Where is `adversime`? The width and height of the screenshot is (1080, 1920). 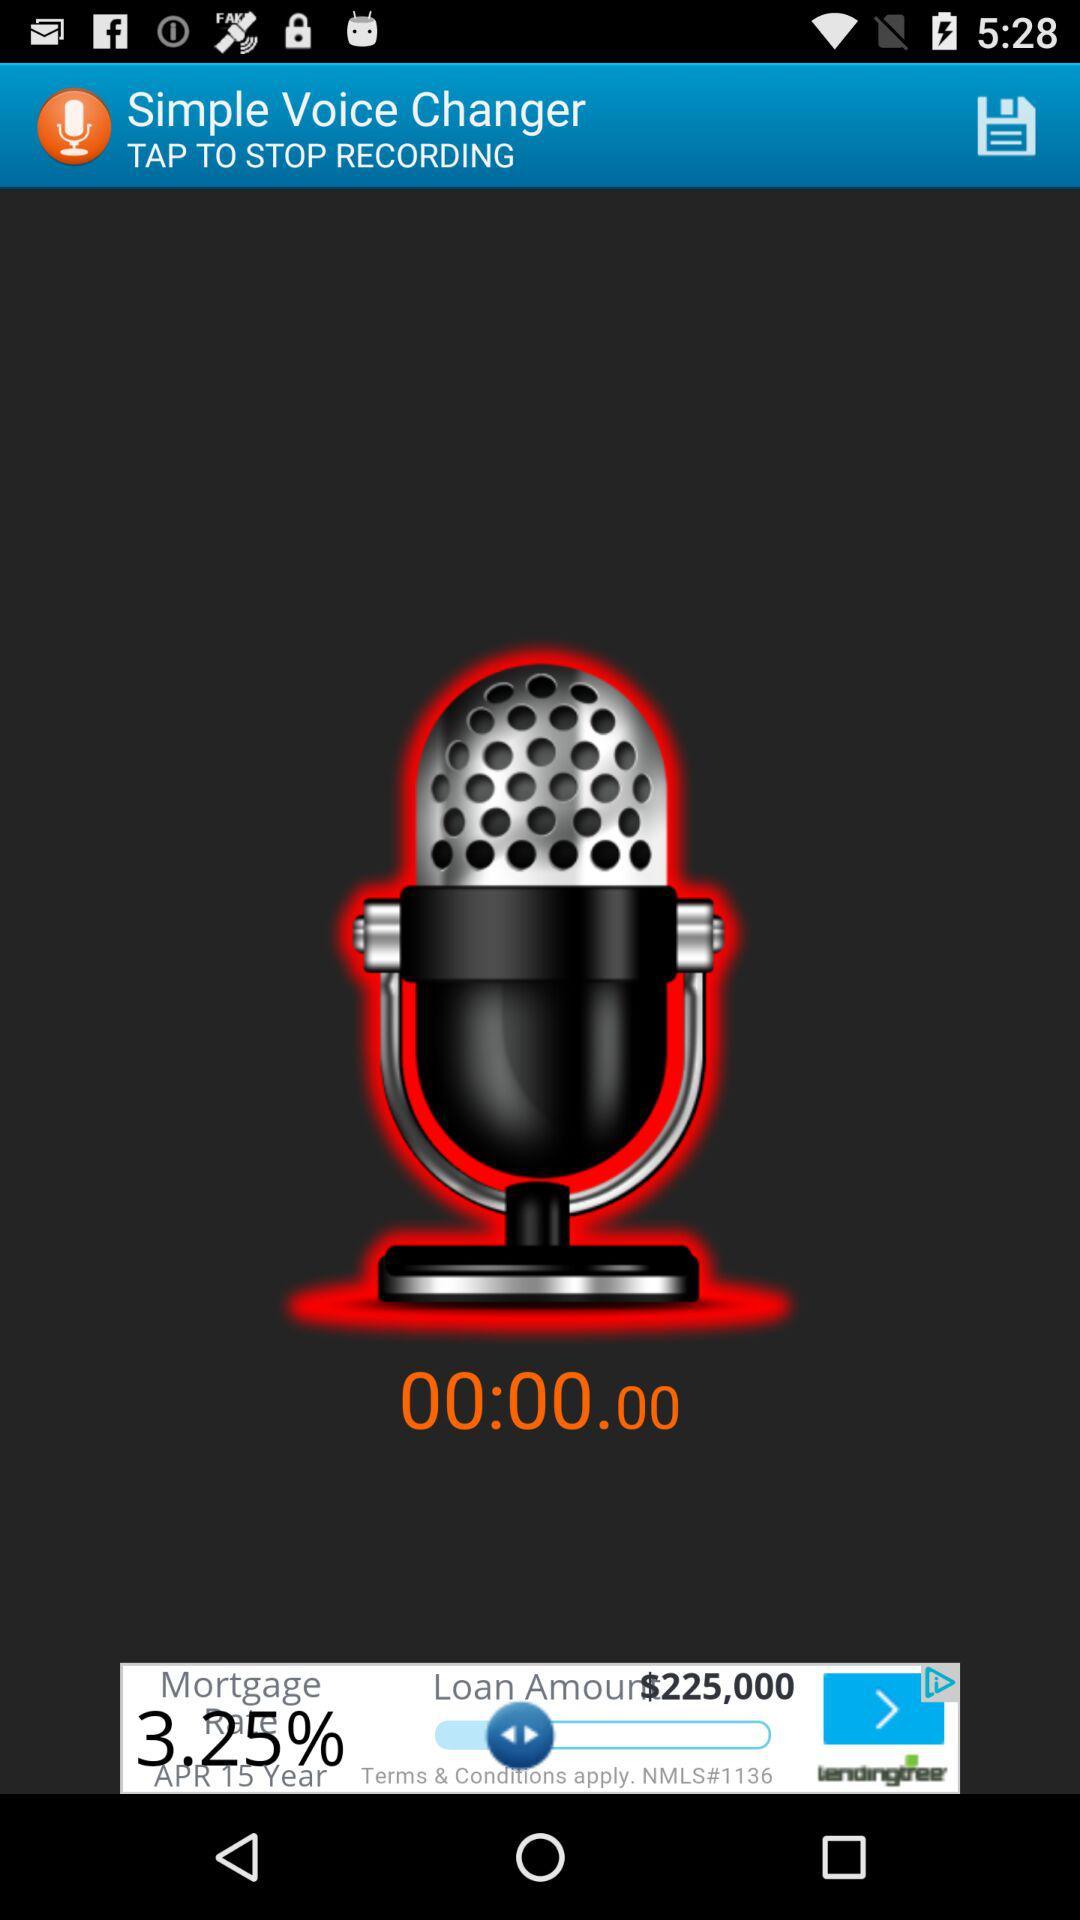 adversime is located at coordinates (540, 1727).